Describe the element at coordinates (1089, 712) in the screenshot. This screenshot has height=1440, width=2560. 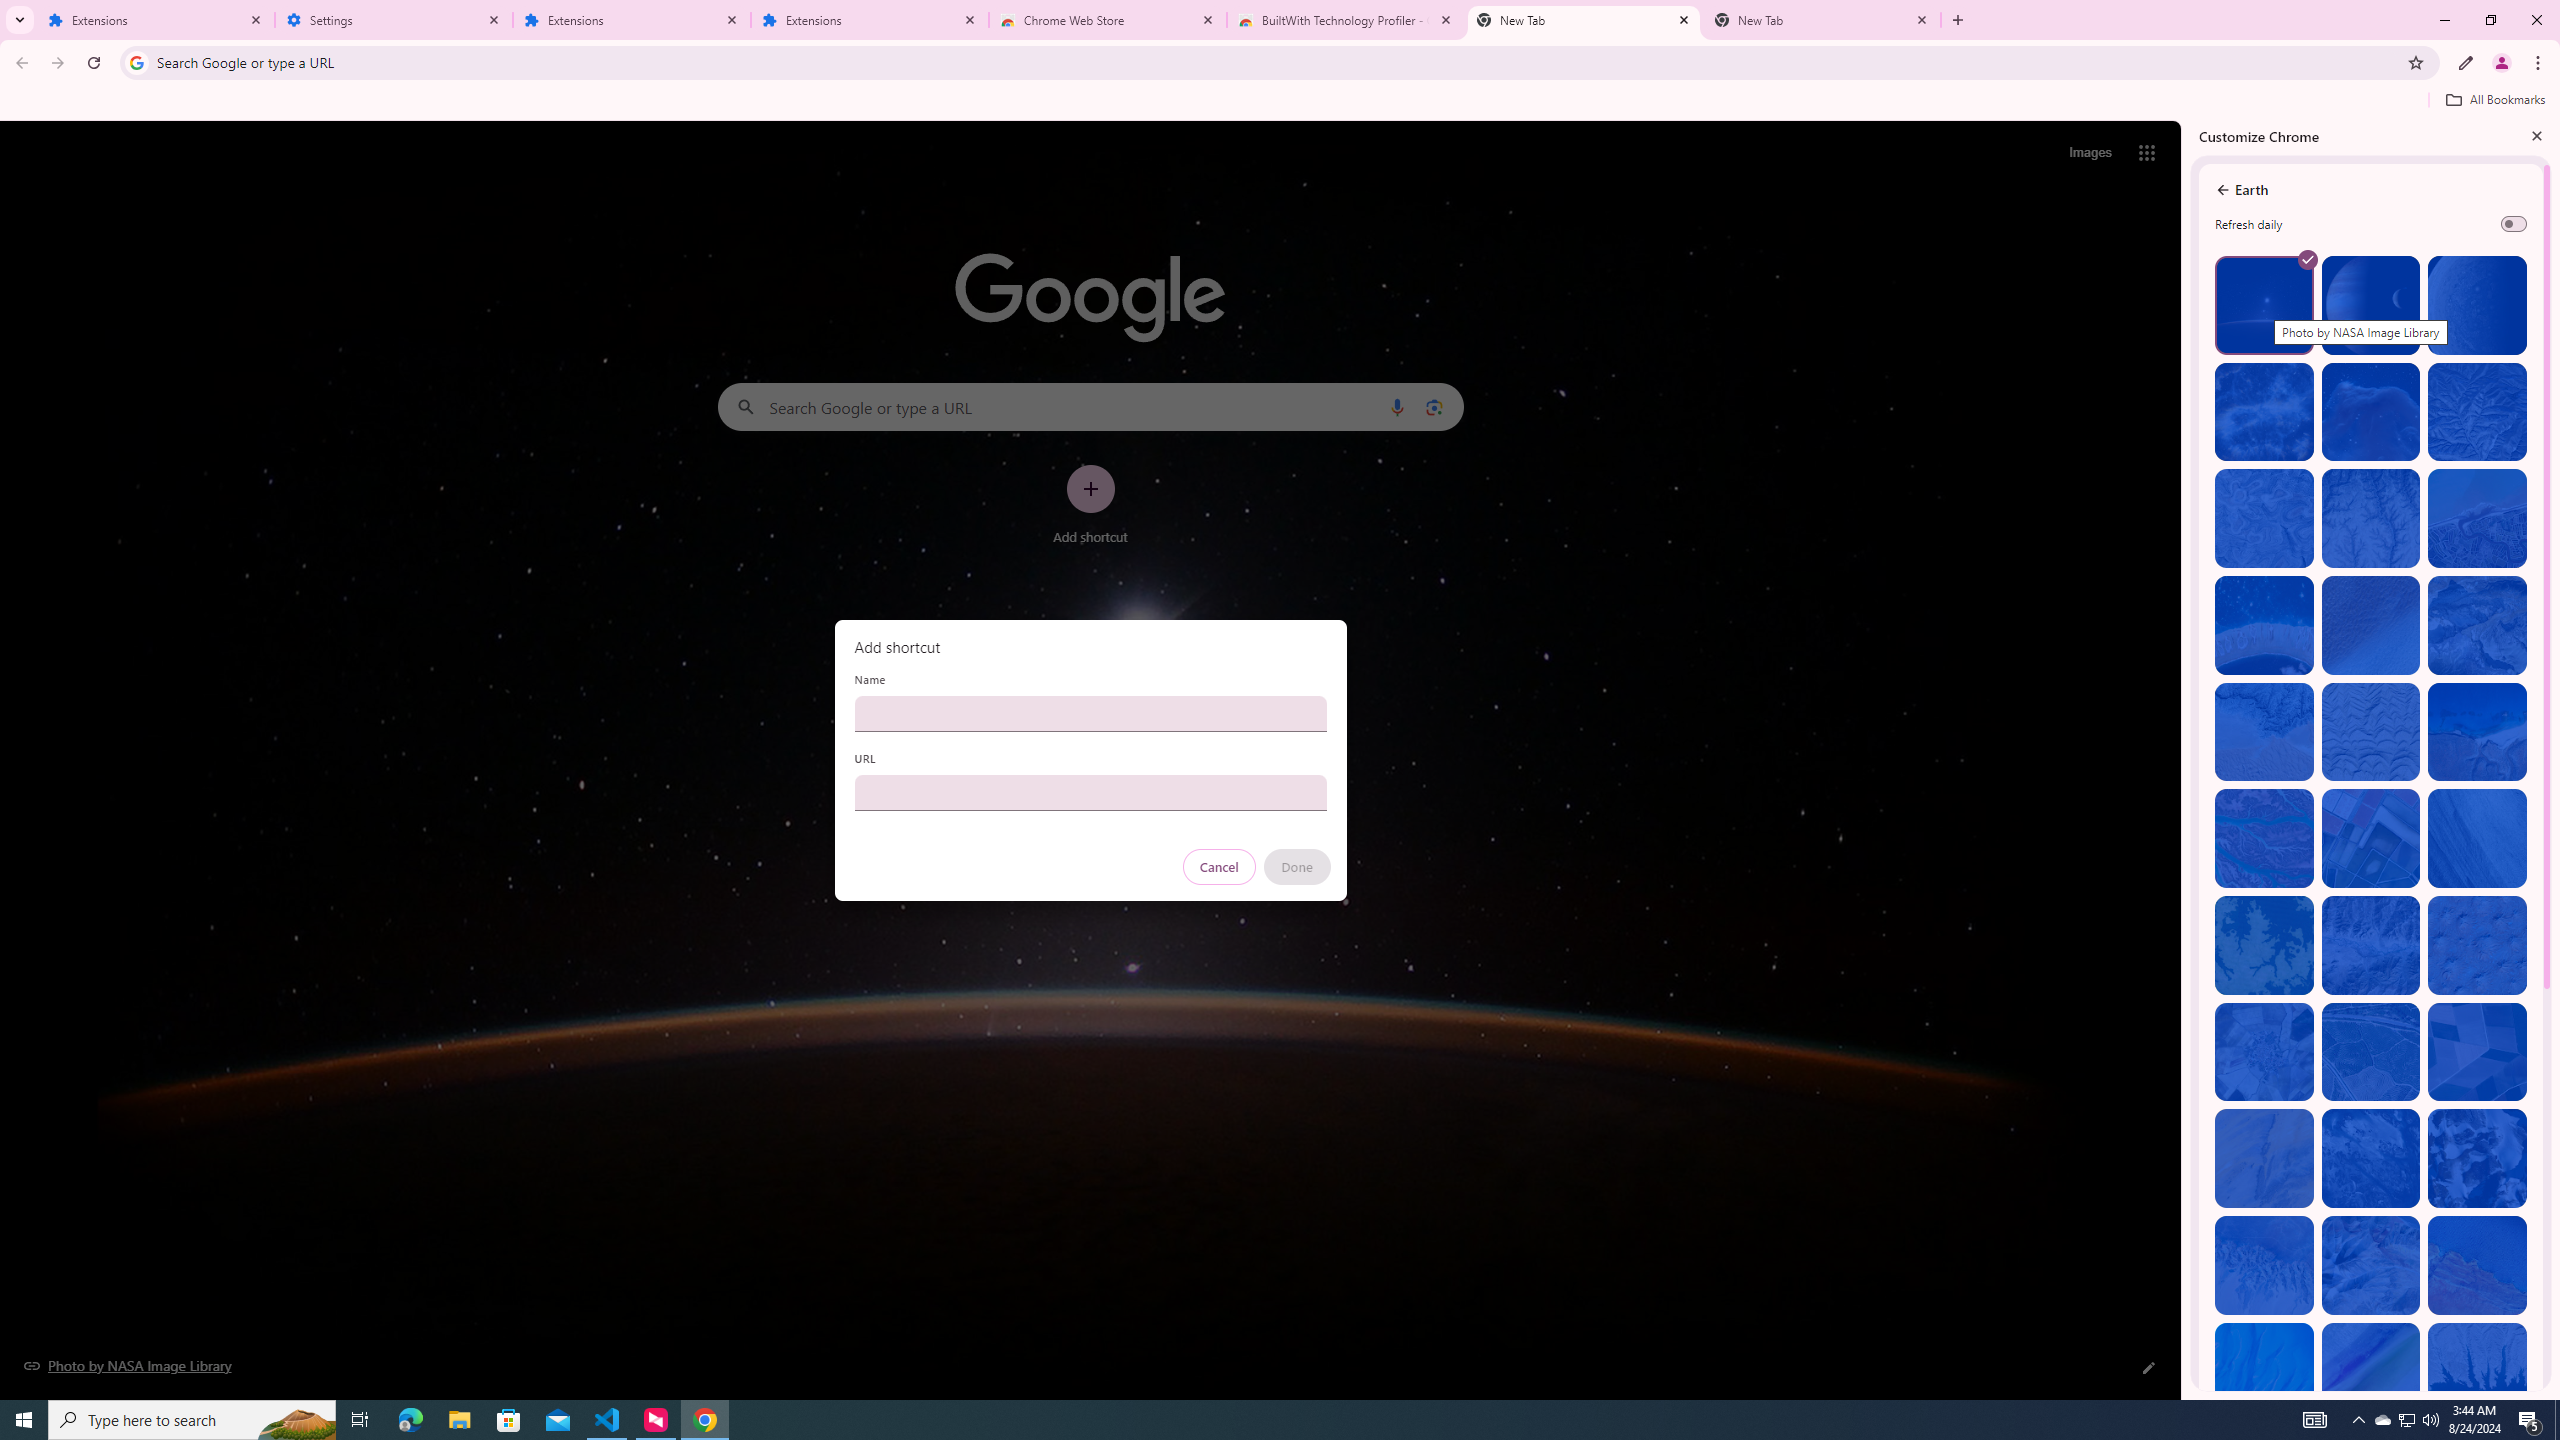
I see `'Name'` at that location.